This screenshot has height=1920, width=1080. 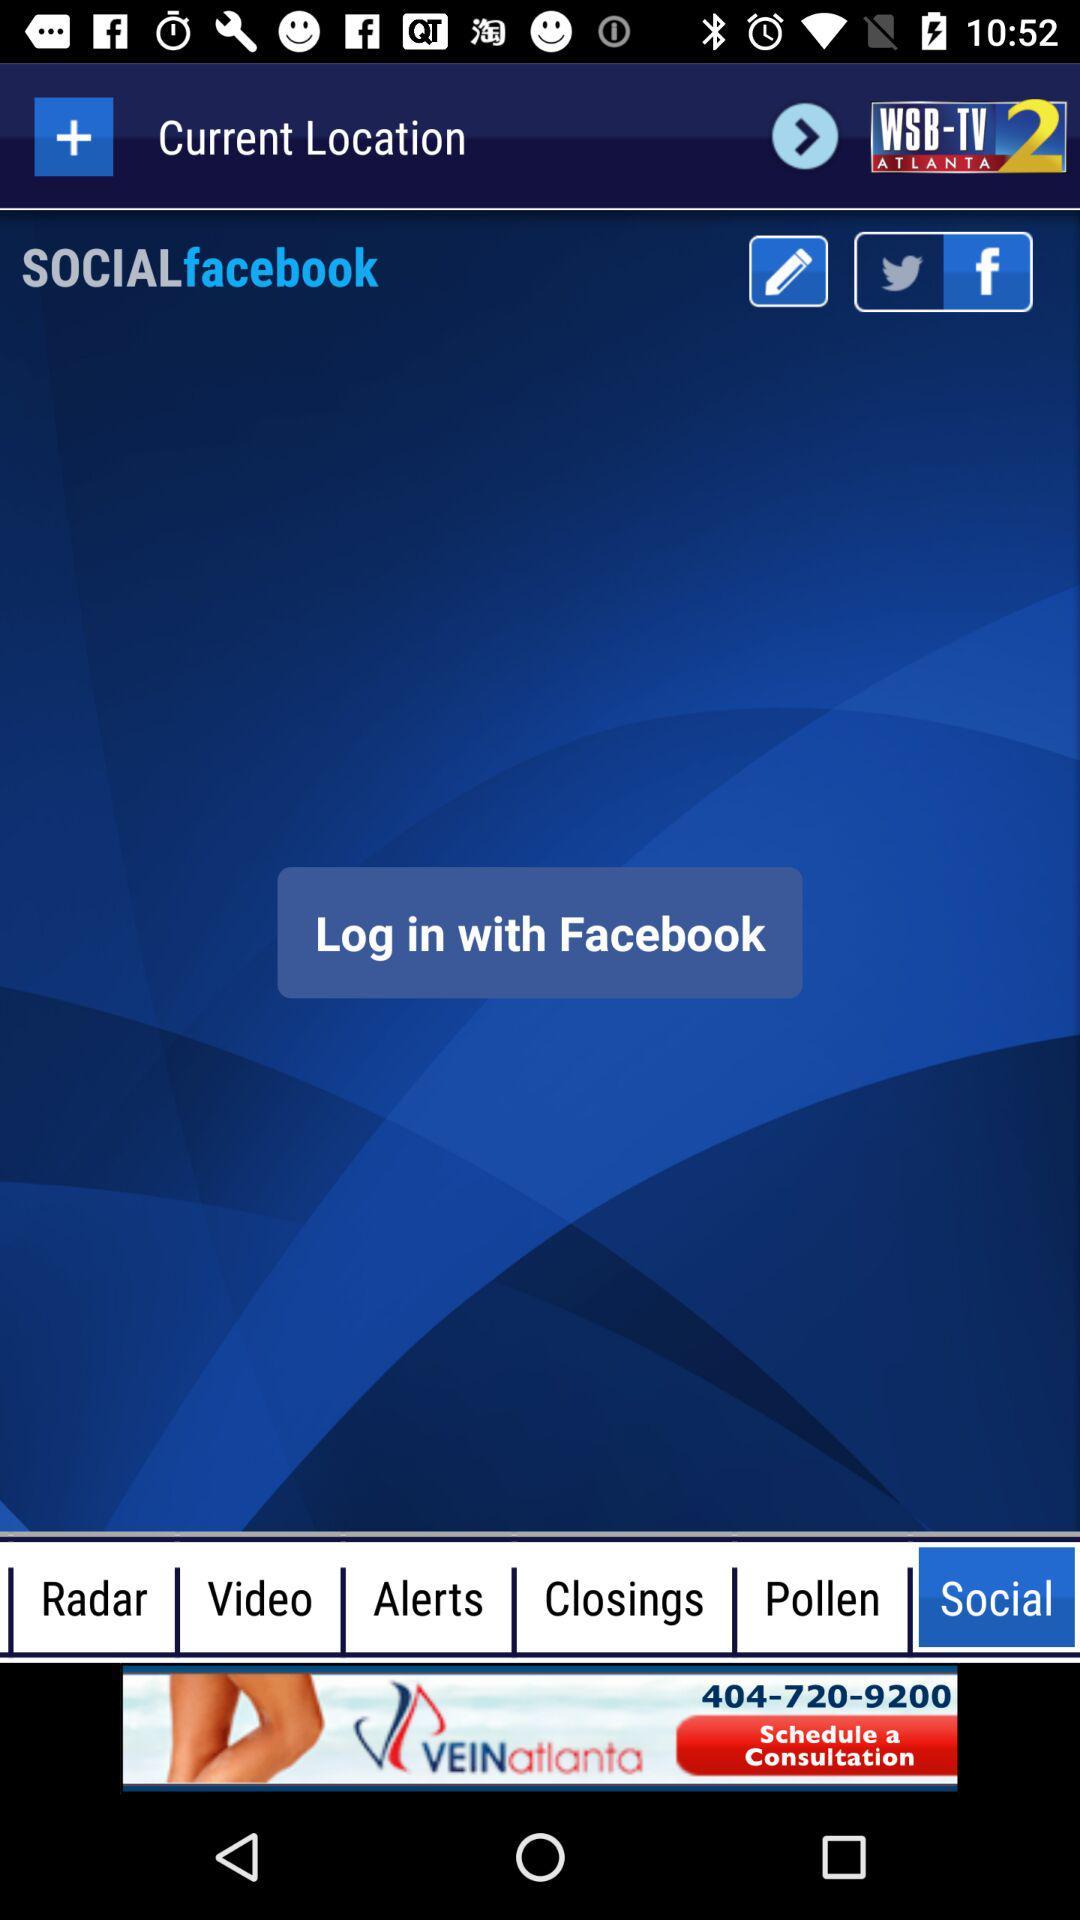 What do you see at coordinates (967, 135) in the screenshot?
I see `news page` at bounding box center [967, 135].